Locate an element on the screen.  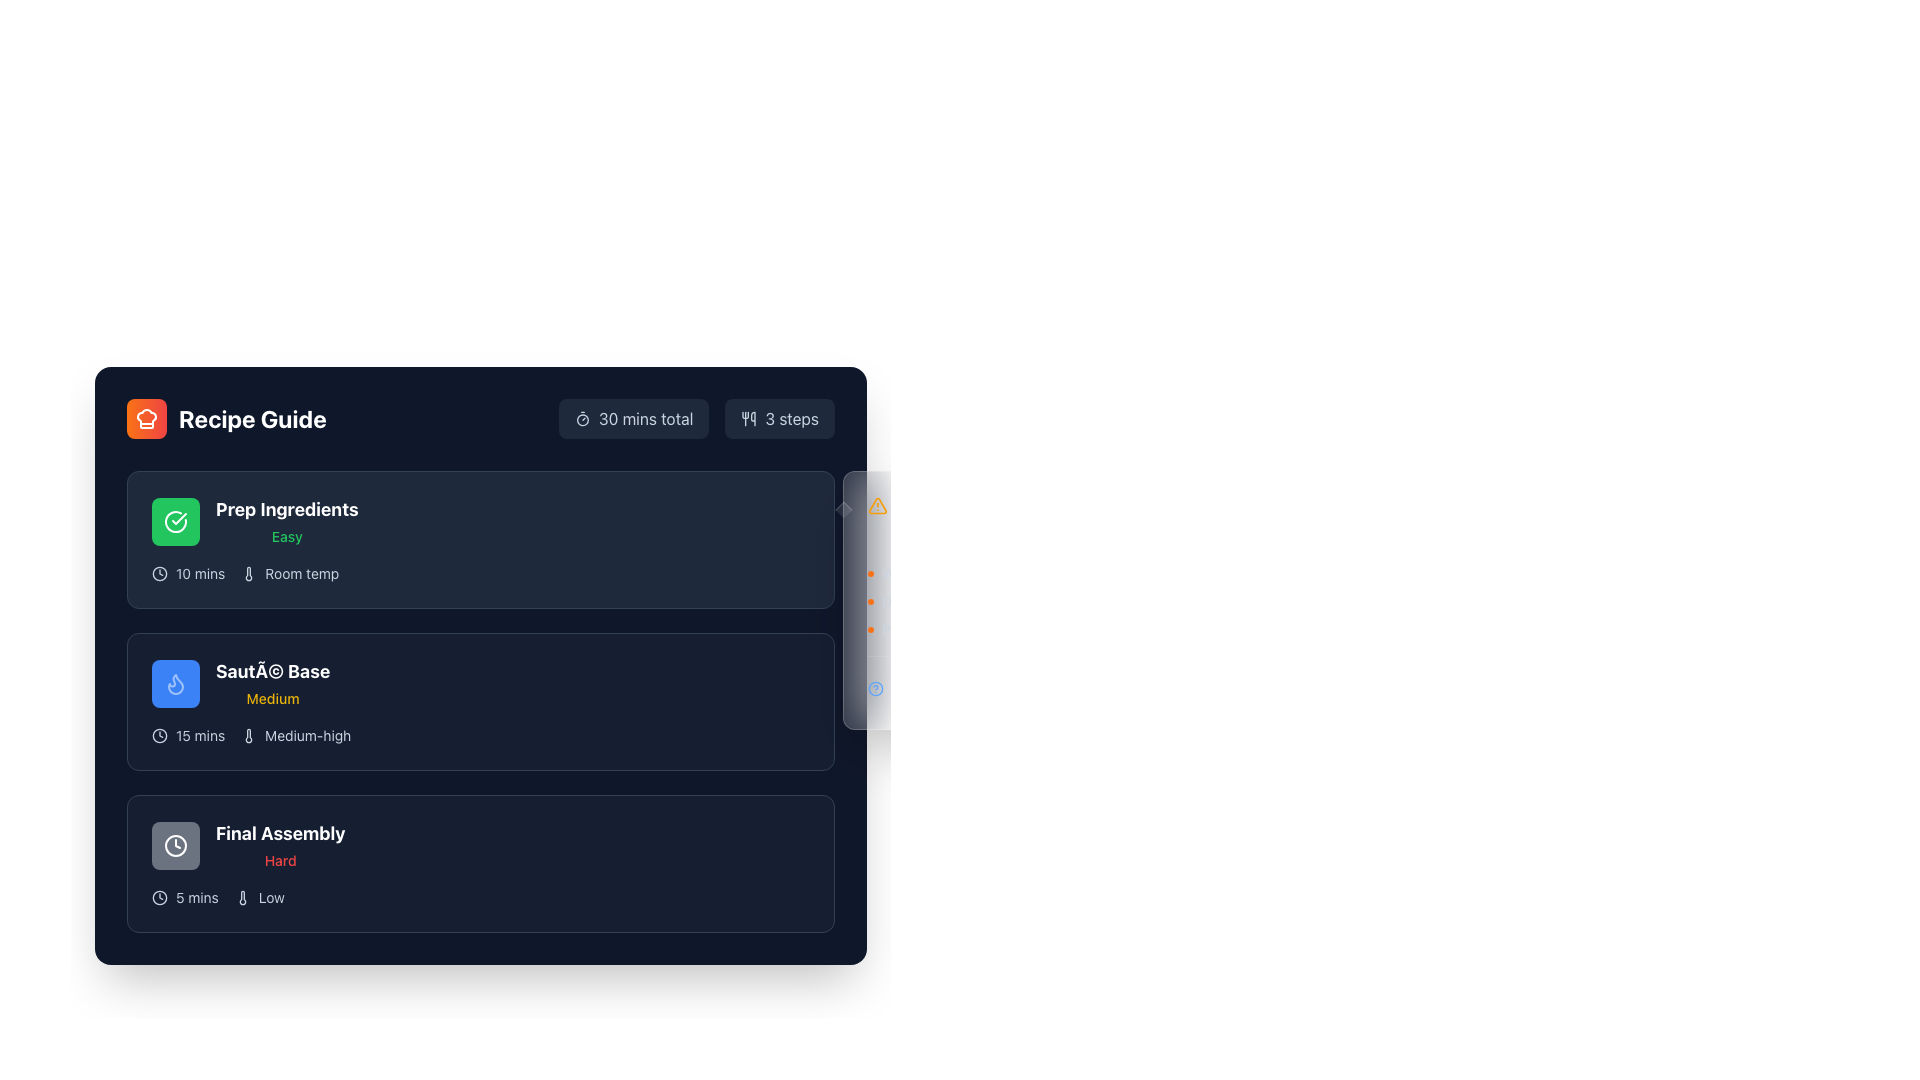
the thermometer icon representing the 'Medium-high' temperature level in the 'Sauté Base' section of the 'Recipe Guide.' is located at coordinates (248, 736).